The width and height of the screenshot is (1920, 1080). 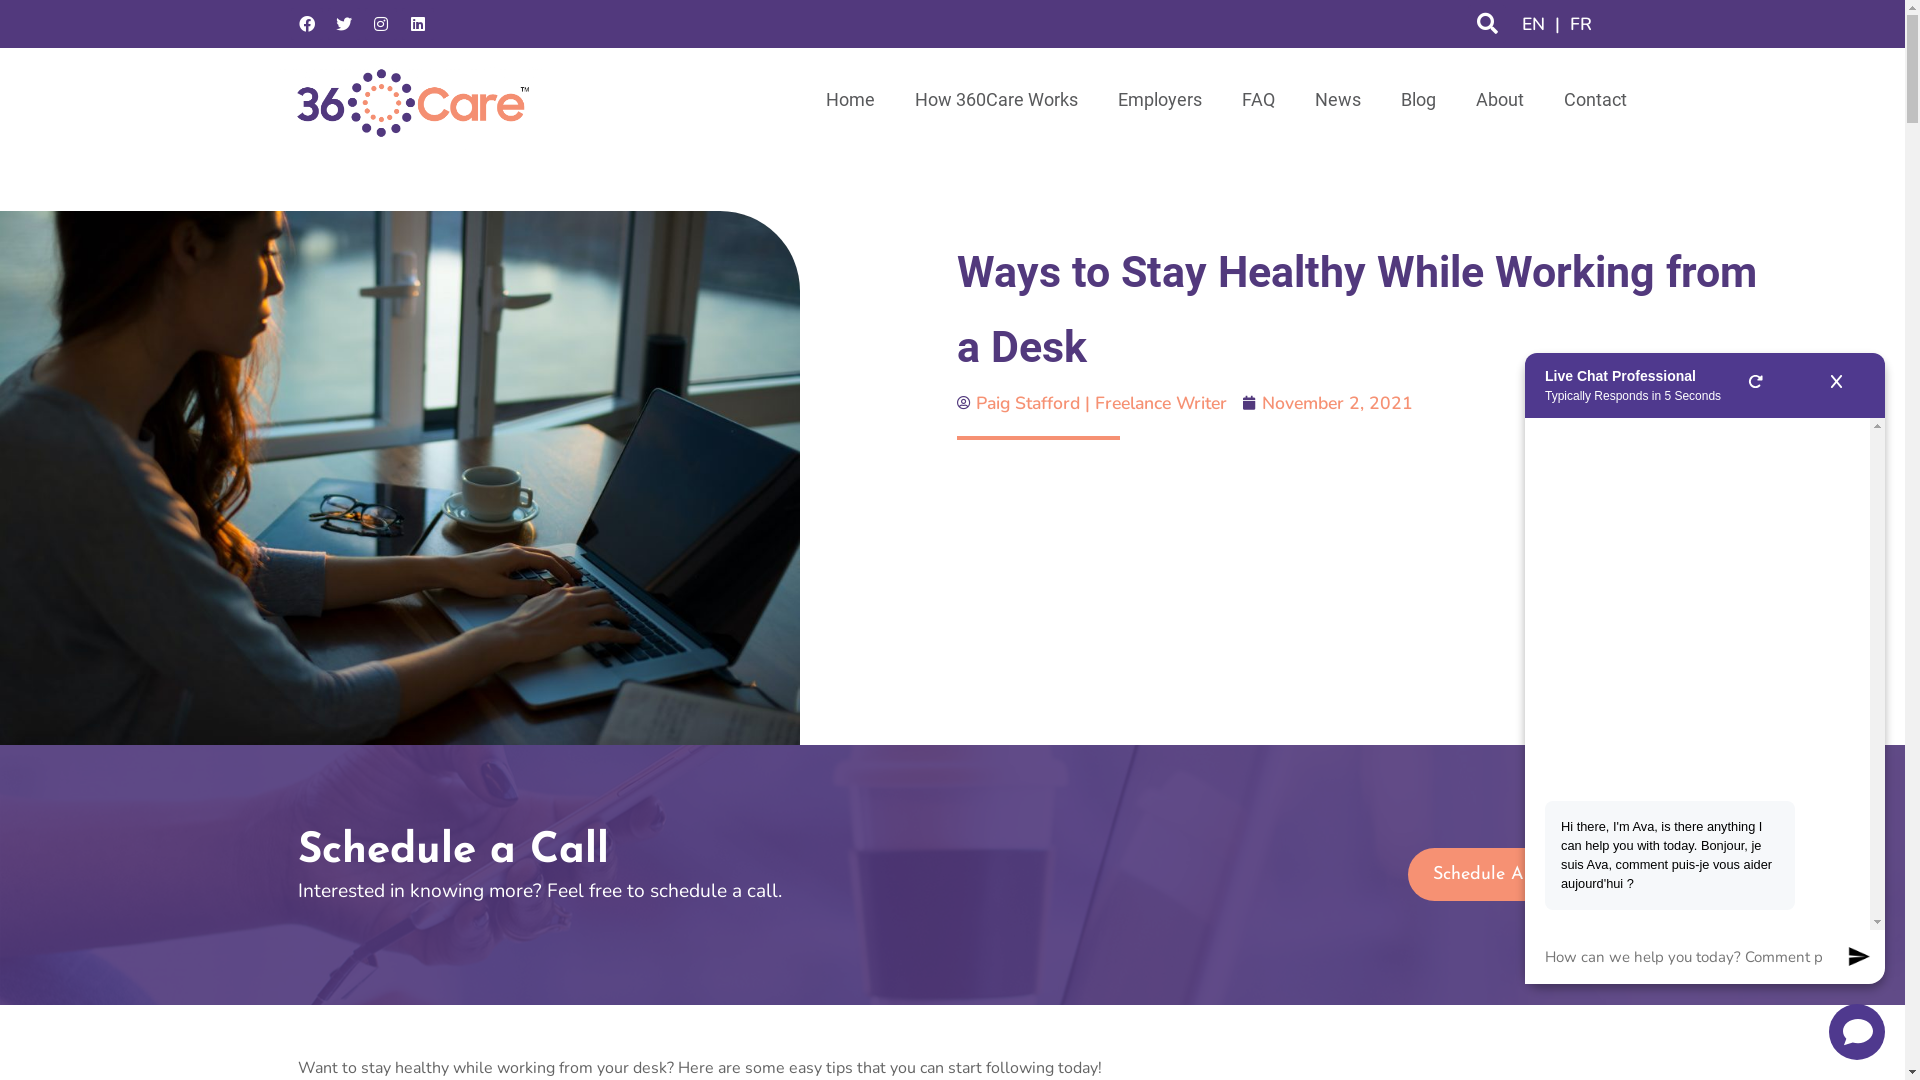 What do you see at coordinates (1097, 100) in the screenshot?
I see `'Employers'` at bounding box center [1097, 100].